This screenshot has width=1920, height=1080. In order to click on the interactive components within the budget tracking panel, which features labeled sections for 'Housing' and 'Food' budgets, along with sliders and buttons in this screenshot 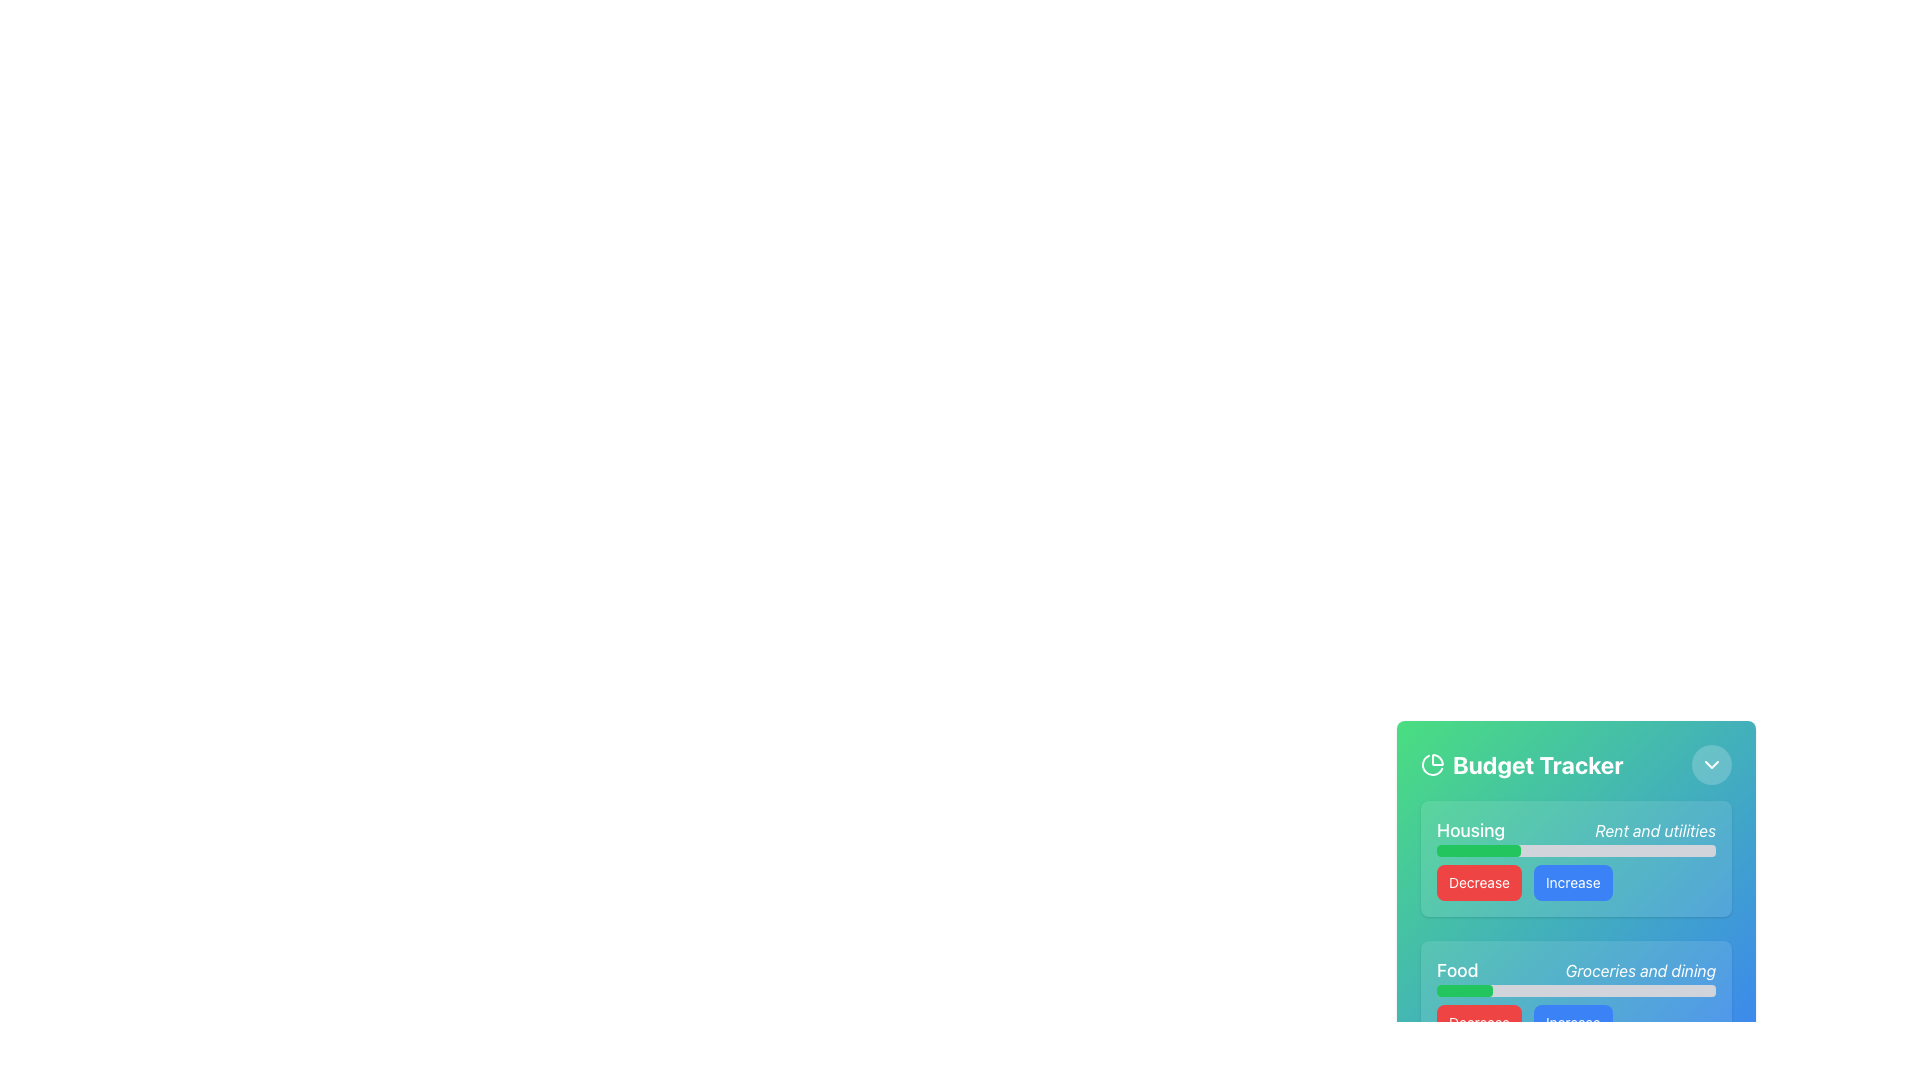, I will do `click(1575, 858)`.